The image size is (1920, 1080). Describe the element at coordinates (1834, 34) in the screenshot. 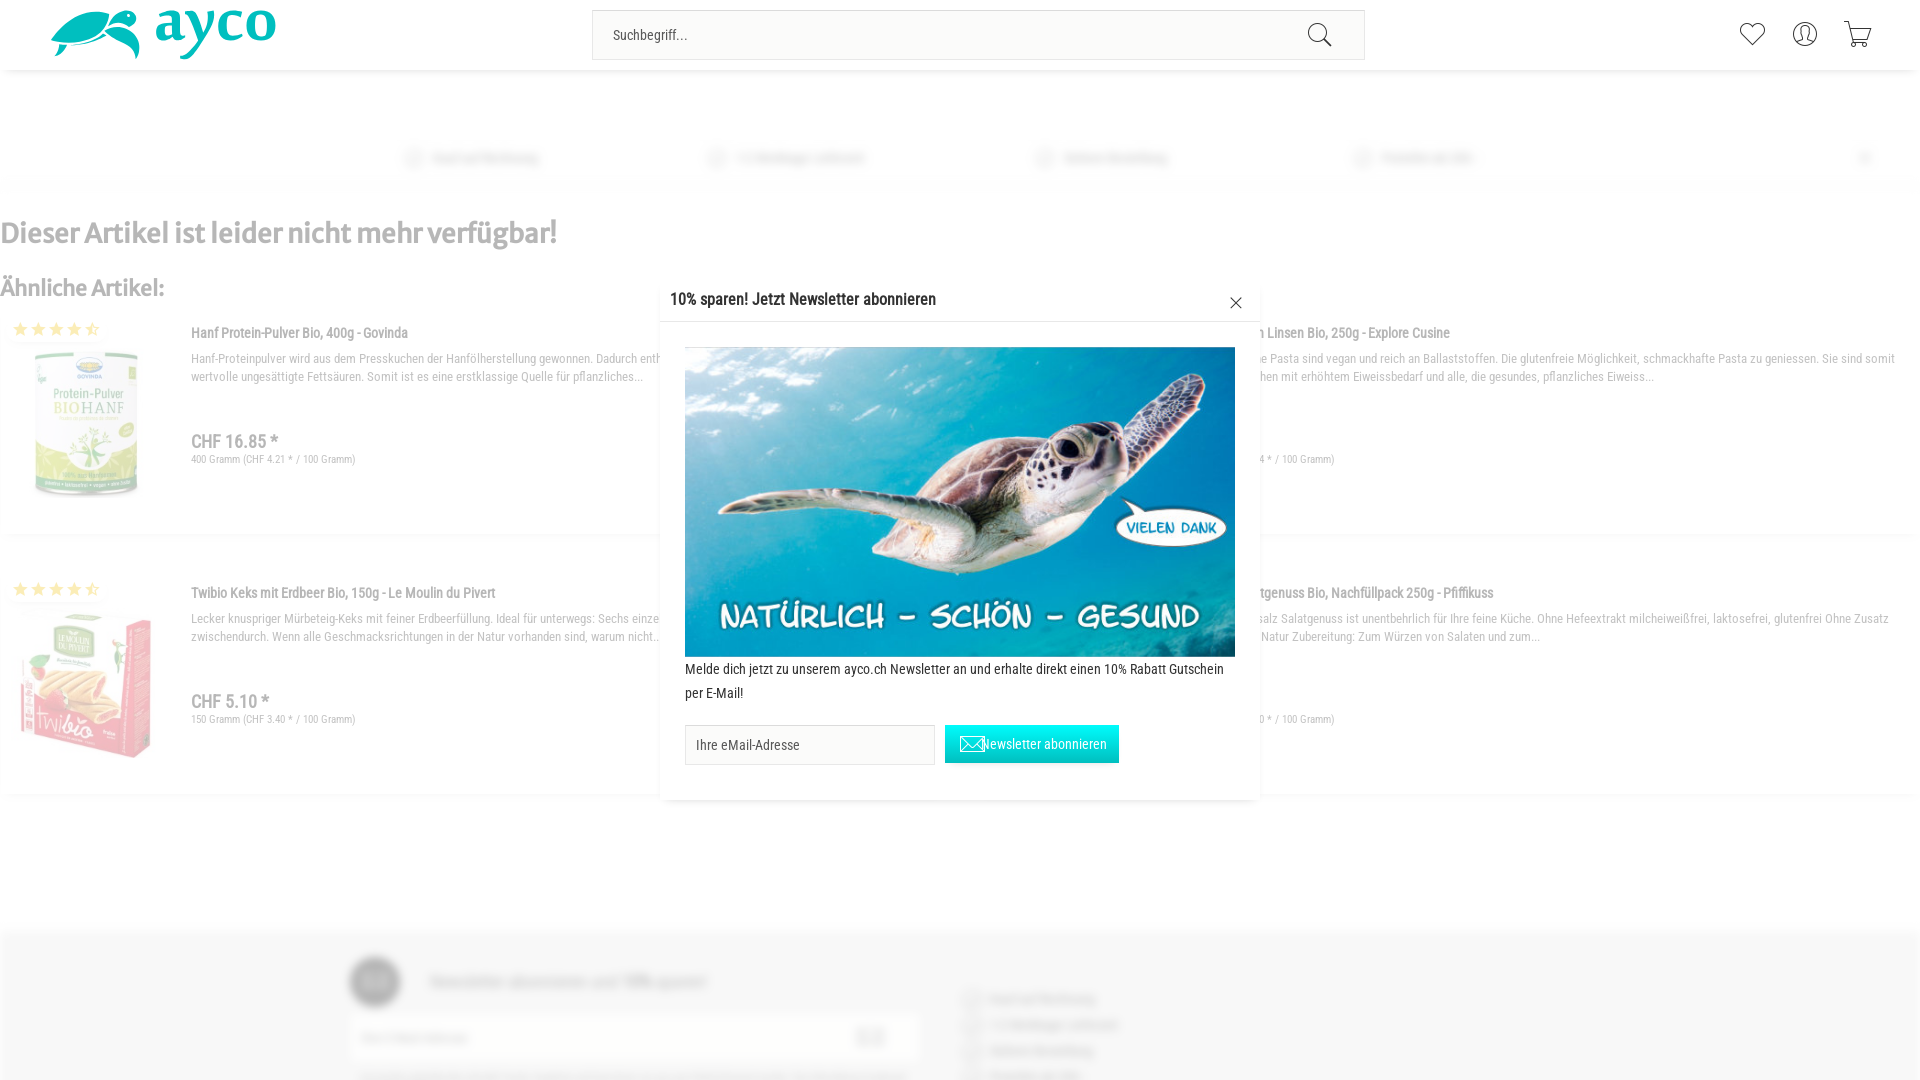

I see `'Warenkorb'` at that location.